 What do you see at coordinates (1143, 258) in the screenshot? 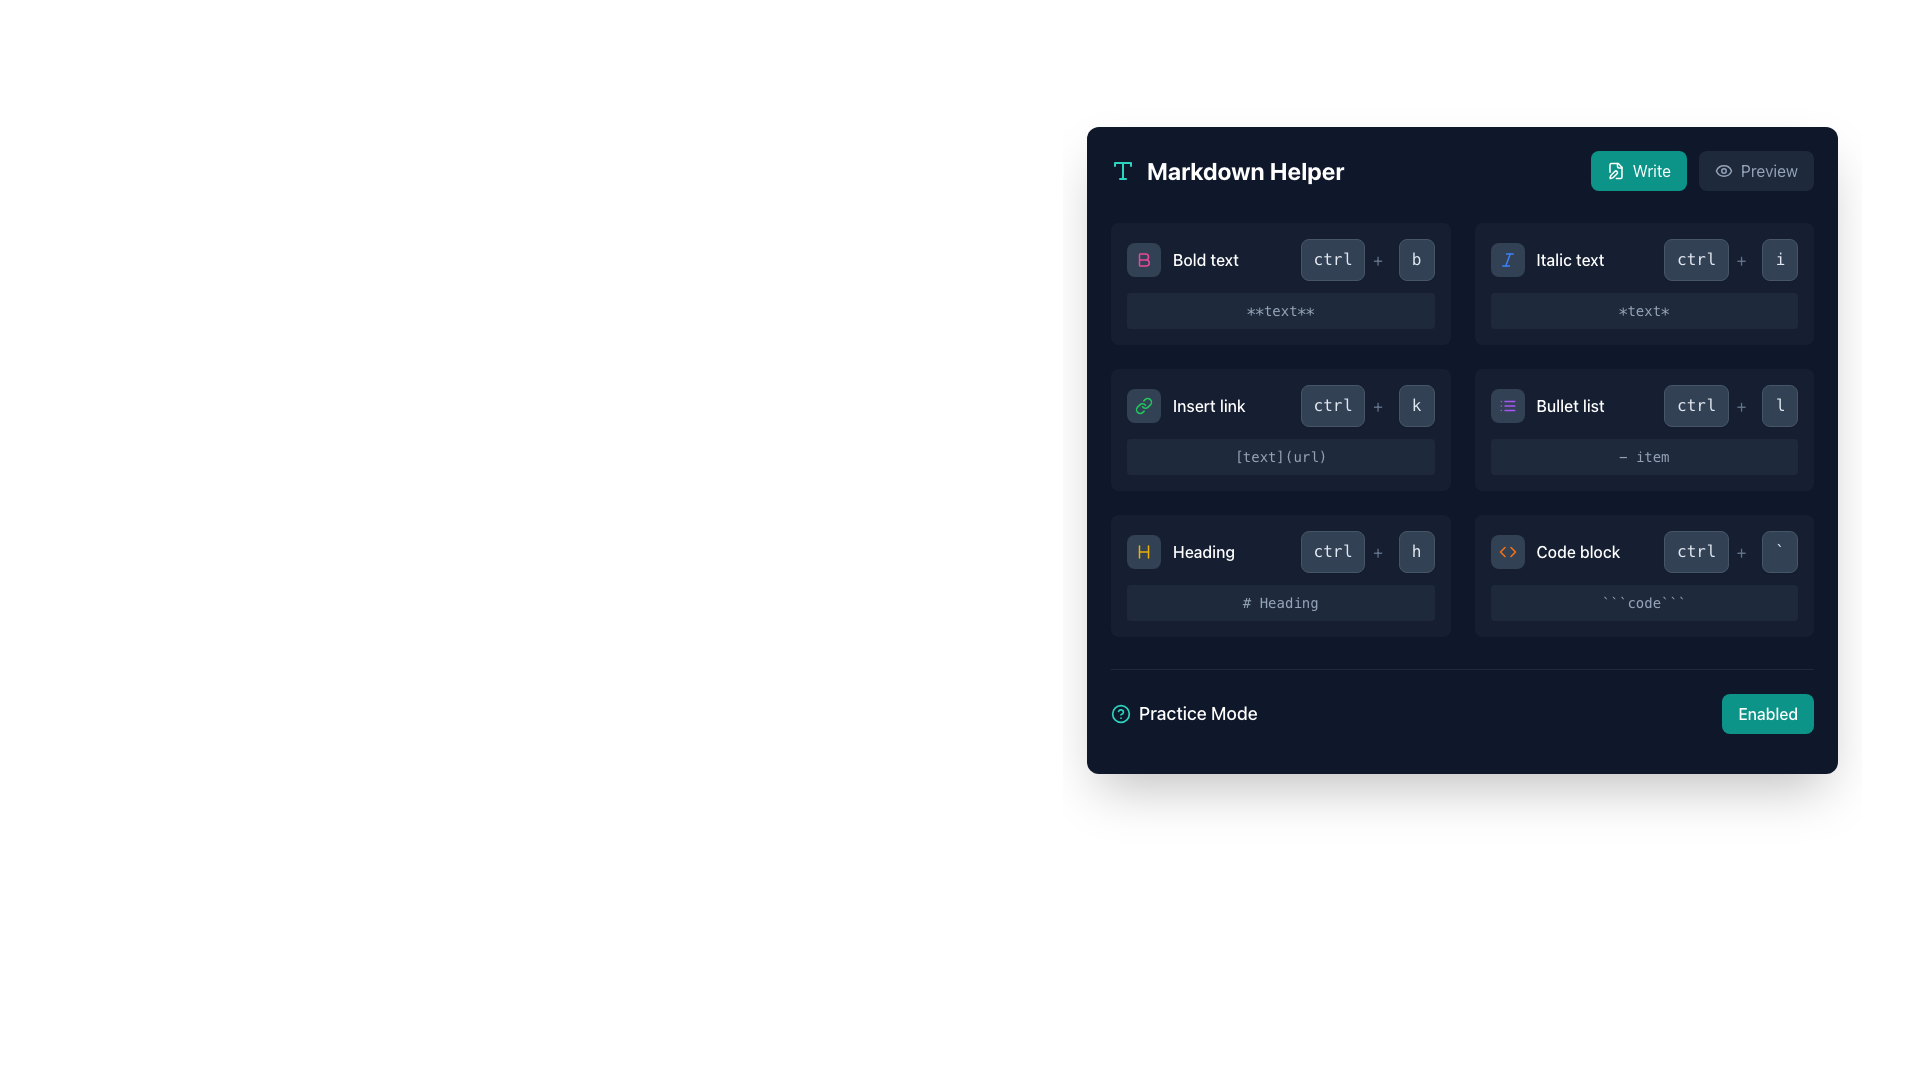
I see `the bold icon with a pink foreground on a slate-gray background, labeled 'Bold text'` at bounding box center [1143, 258].